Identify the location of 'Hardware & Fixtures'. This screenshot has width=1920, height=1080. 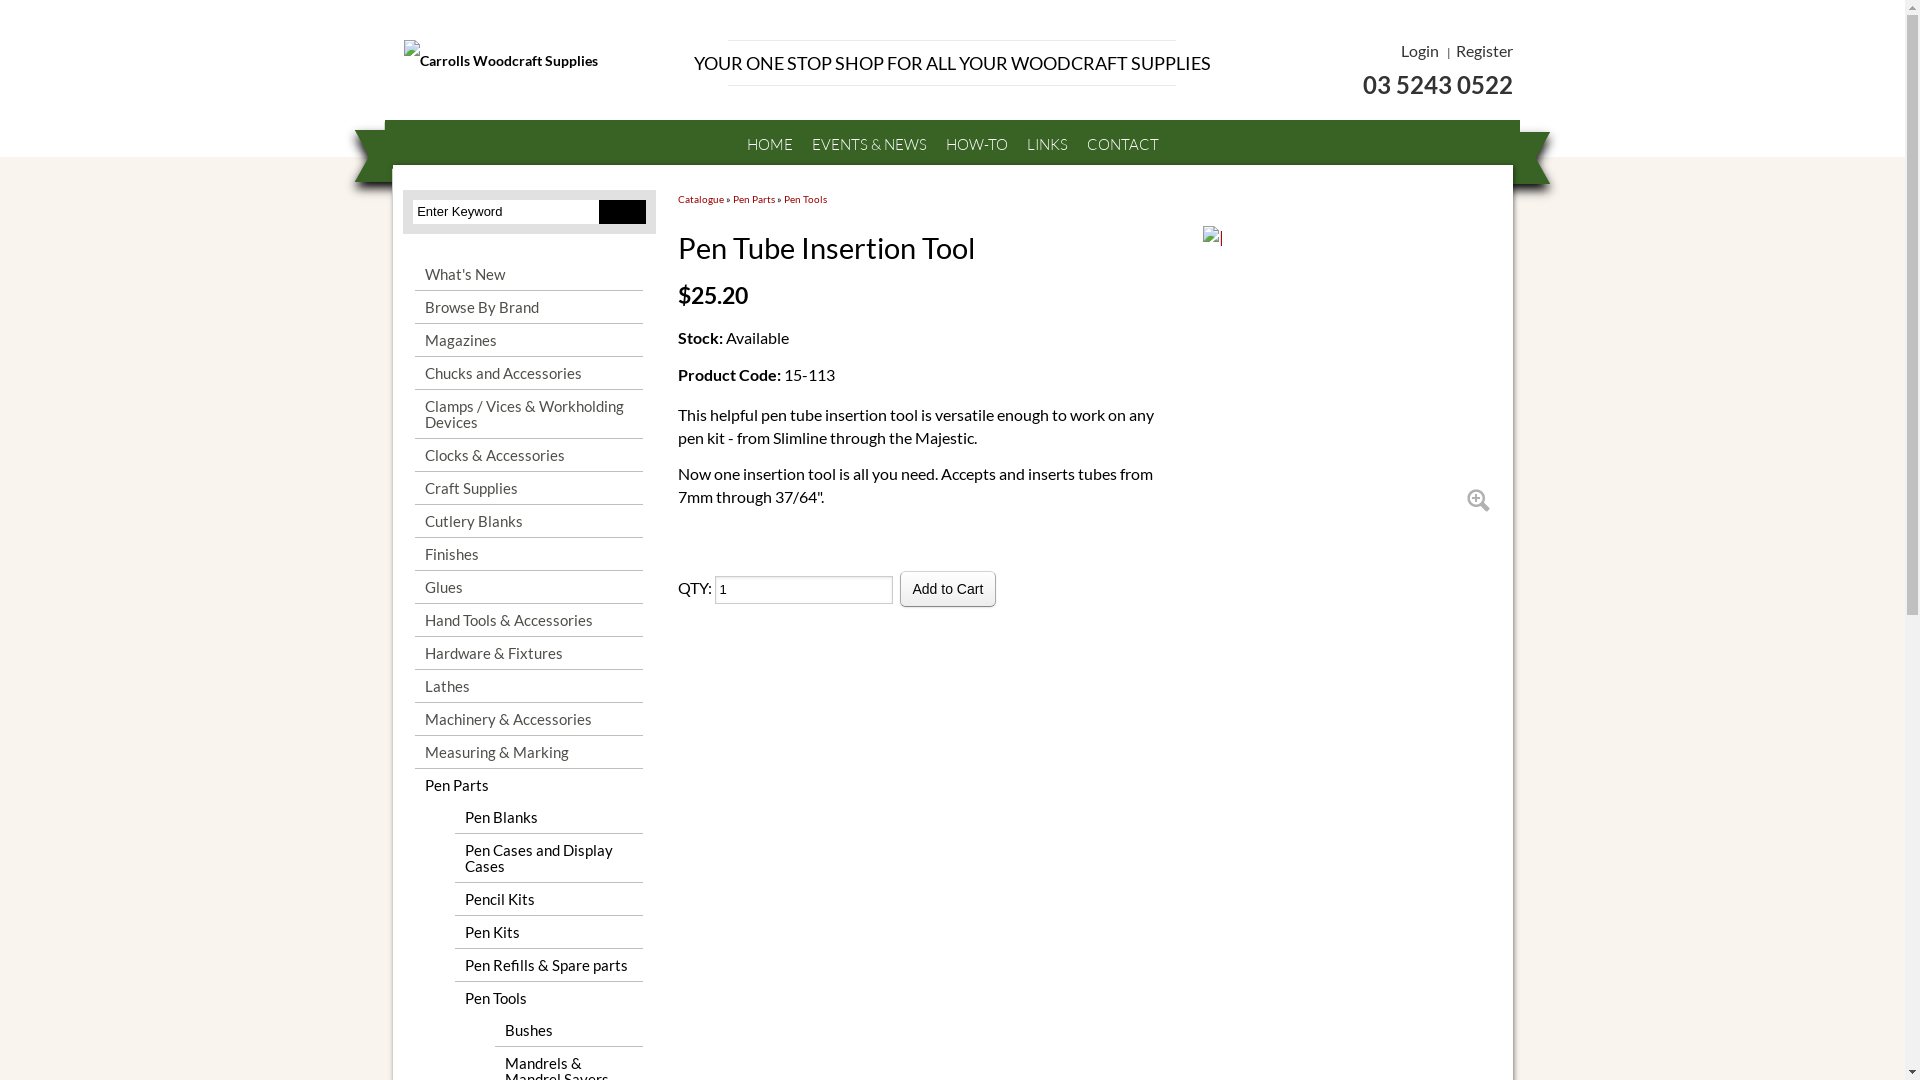
(528, 652).